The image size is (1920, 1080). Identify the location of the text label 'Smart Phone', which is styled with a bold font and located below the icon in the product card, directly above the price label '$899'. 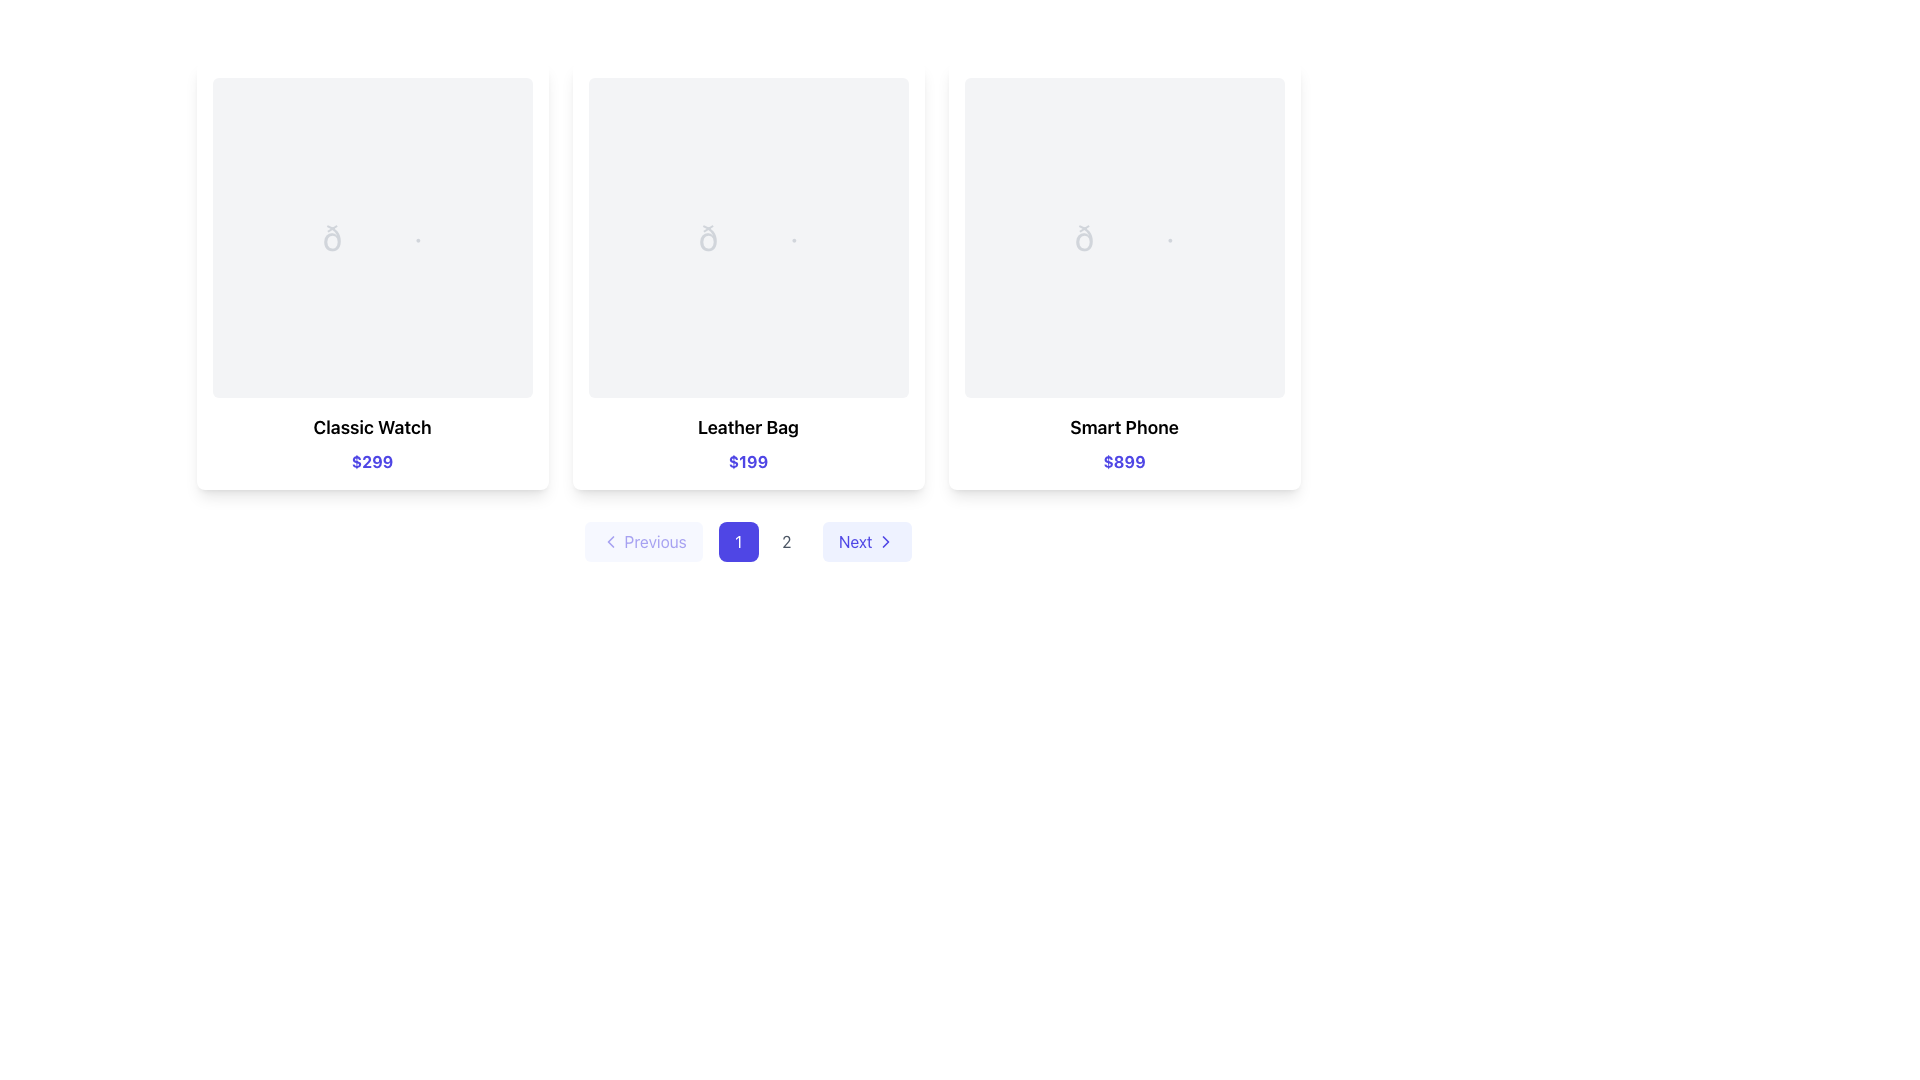
(1124, 427).